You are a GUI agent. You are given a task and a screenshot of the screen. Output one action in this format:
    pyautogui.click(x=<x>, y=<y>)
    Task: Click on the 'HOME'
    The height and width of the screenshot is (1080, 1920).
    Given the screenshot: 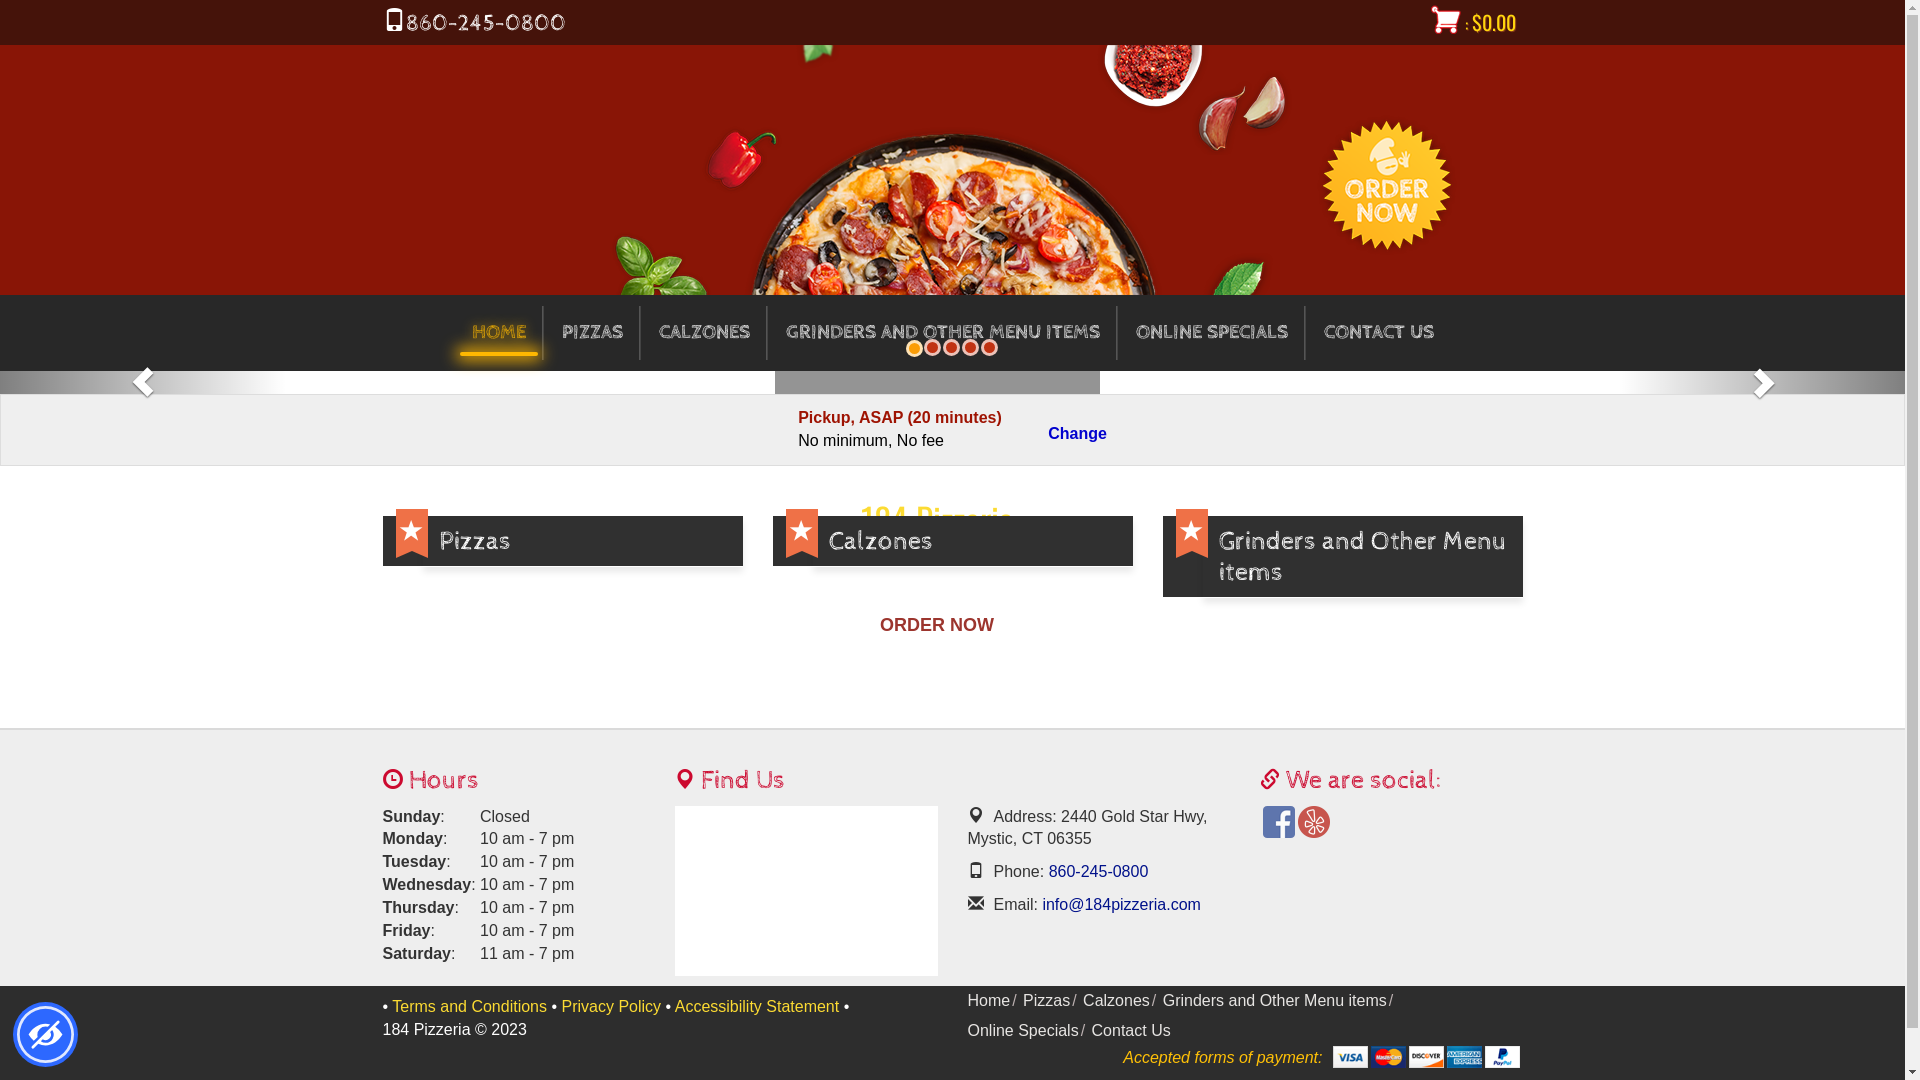 What is the action you would take?
    pyautogui.click(x=499, y=331)
    